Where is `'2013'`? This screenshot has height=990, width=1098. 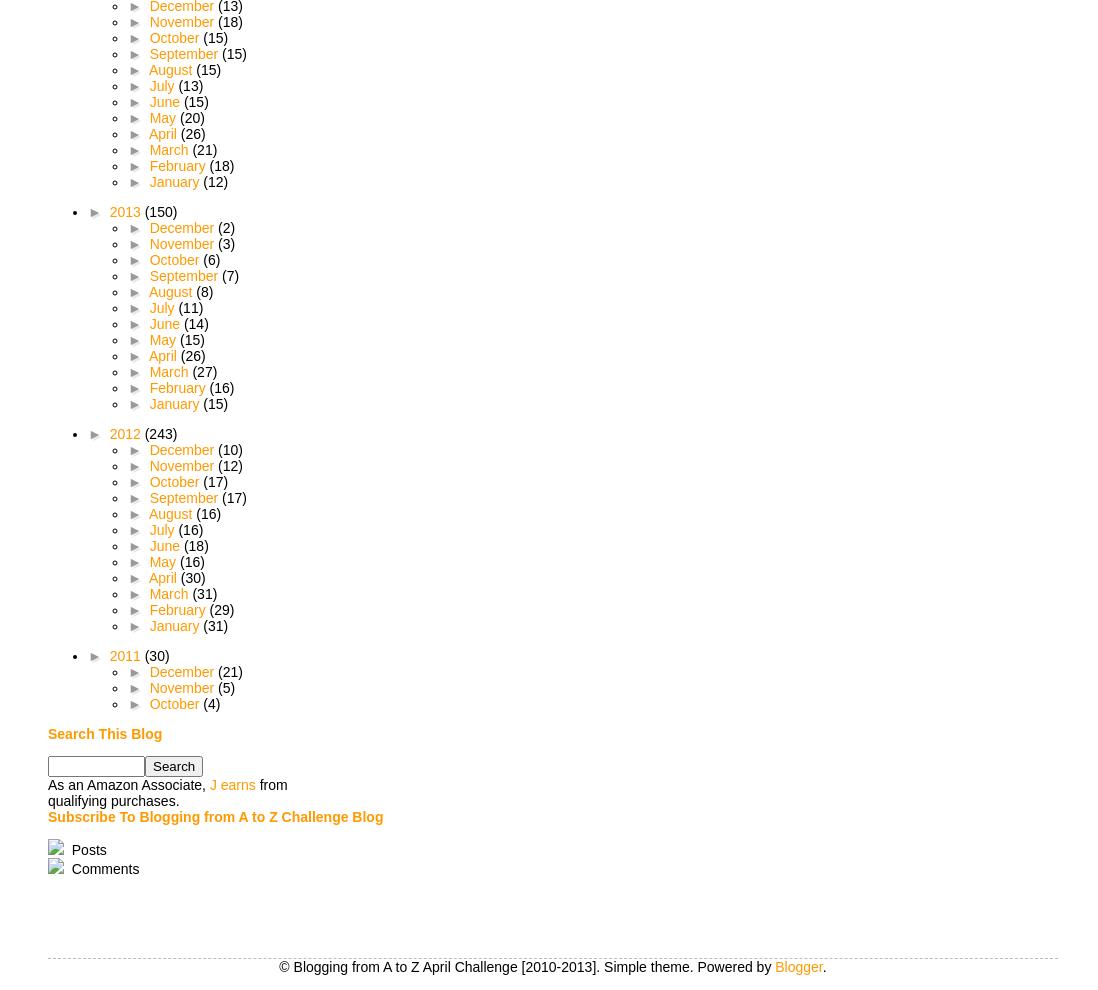
'2013' is located at coordinates (126, 210).